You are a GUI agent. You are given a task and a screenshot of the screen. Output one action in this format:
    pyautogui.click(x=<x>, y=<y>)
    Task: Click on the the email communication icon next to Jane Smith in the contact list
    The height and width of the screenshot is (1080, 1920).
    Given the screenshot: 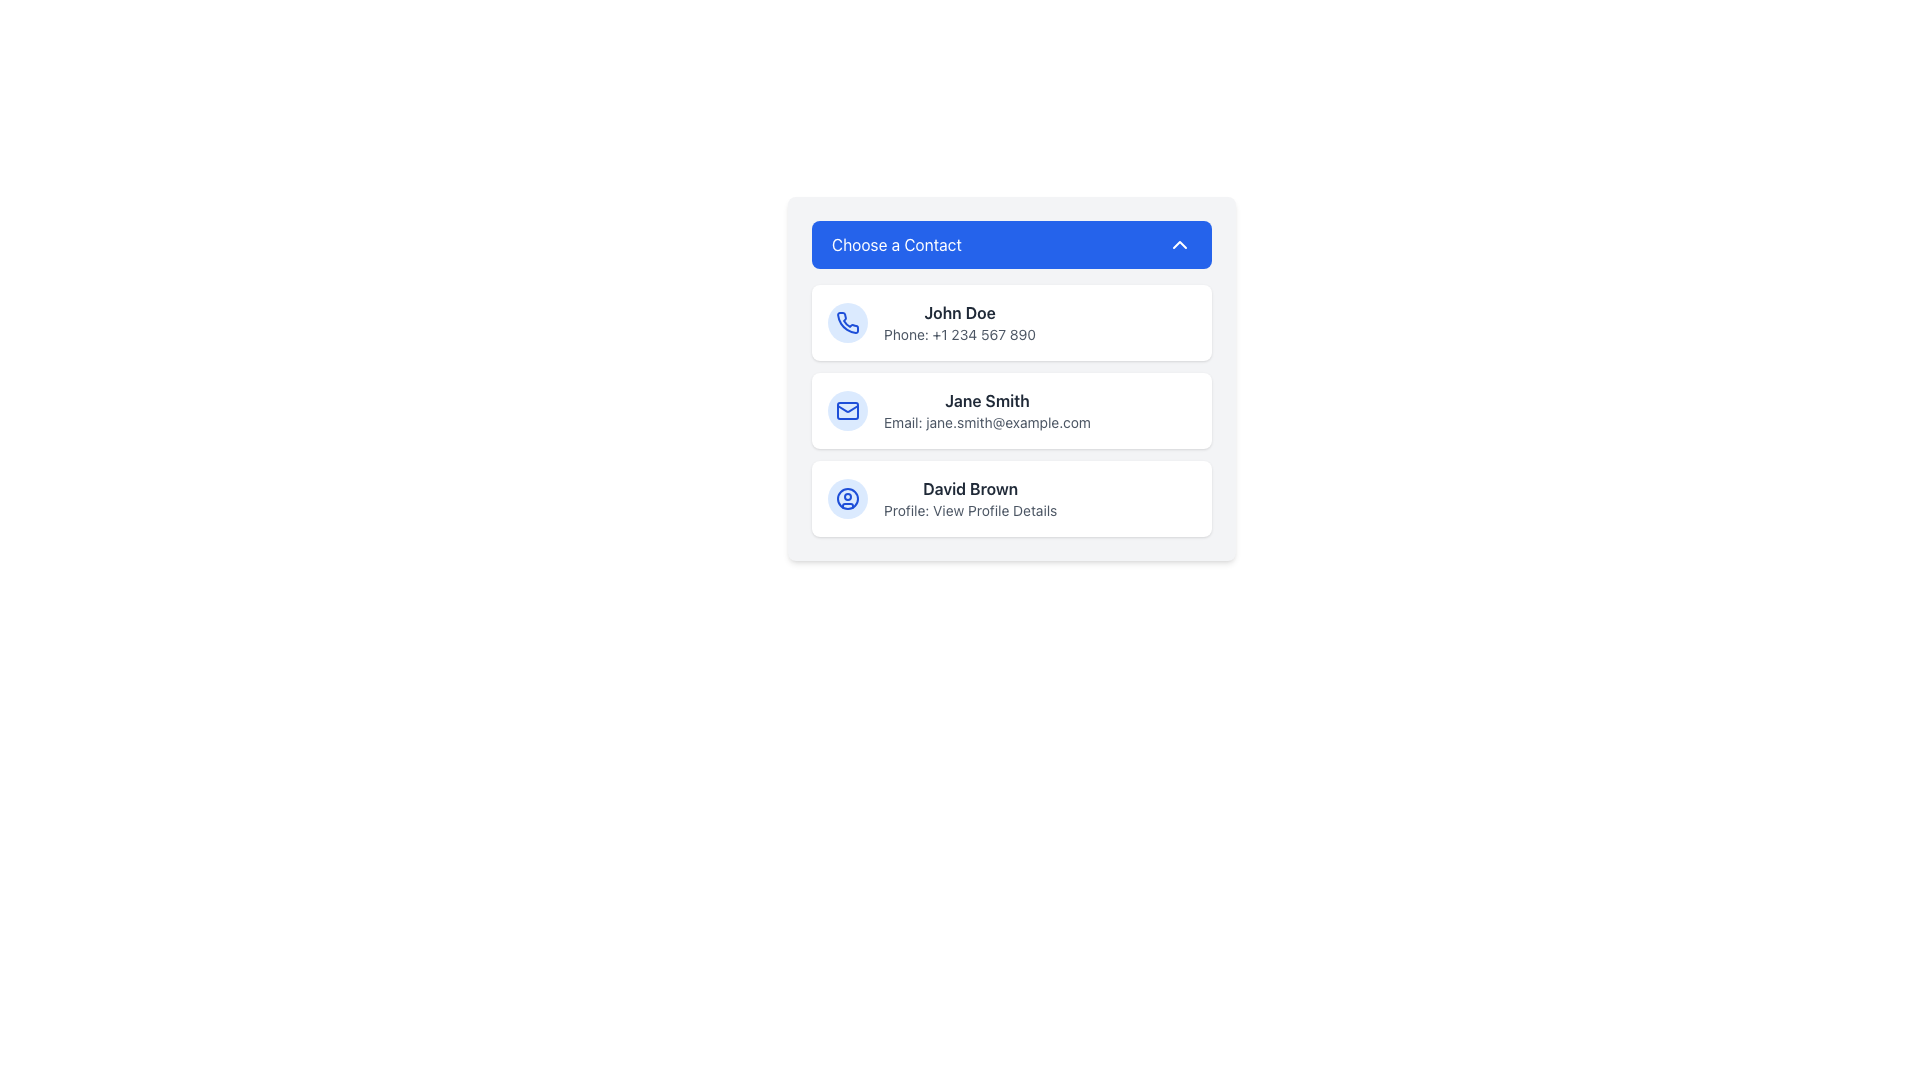 What is the action you would take?
    pyautogui.click(x=848, y=410)
    